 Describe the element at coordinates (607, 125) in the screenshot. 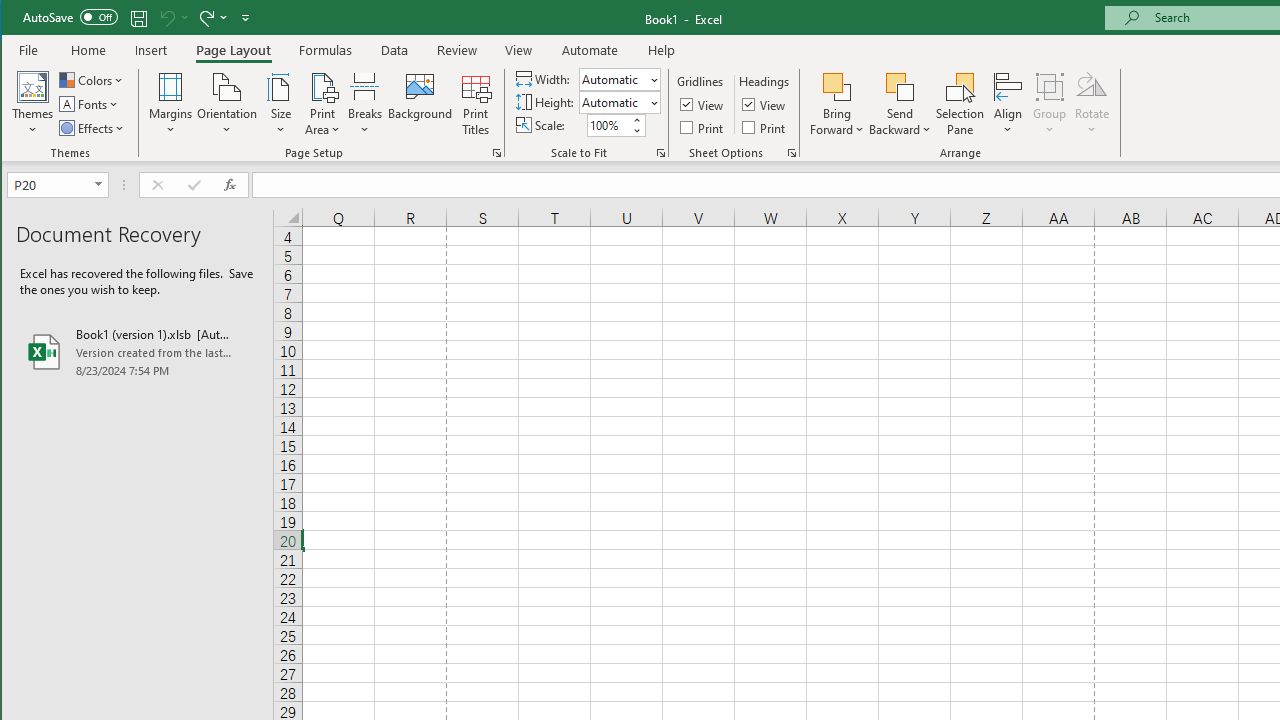

I see `'Scale'` at that location.